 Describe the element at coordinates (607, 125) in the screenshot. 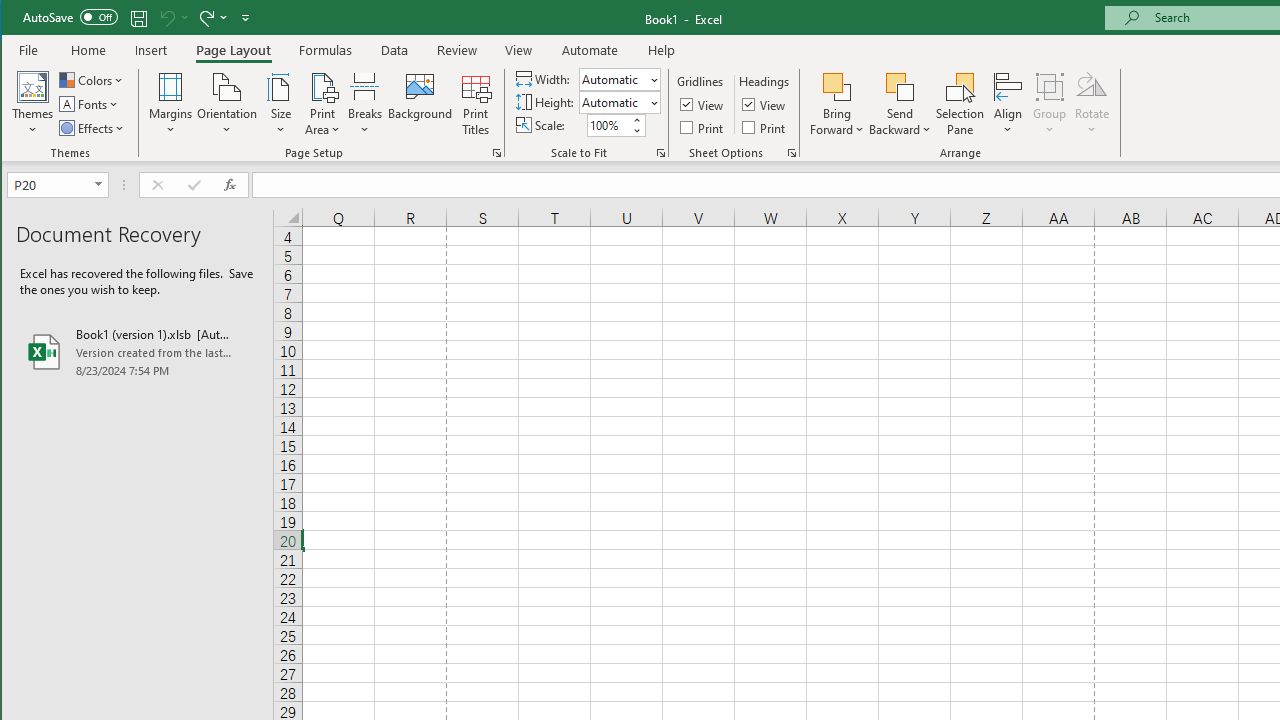

I see `'Scale'` at that location.